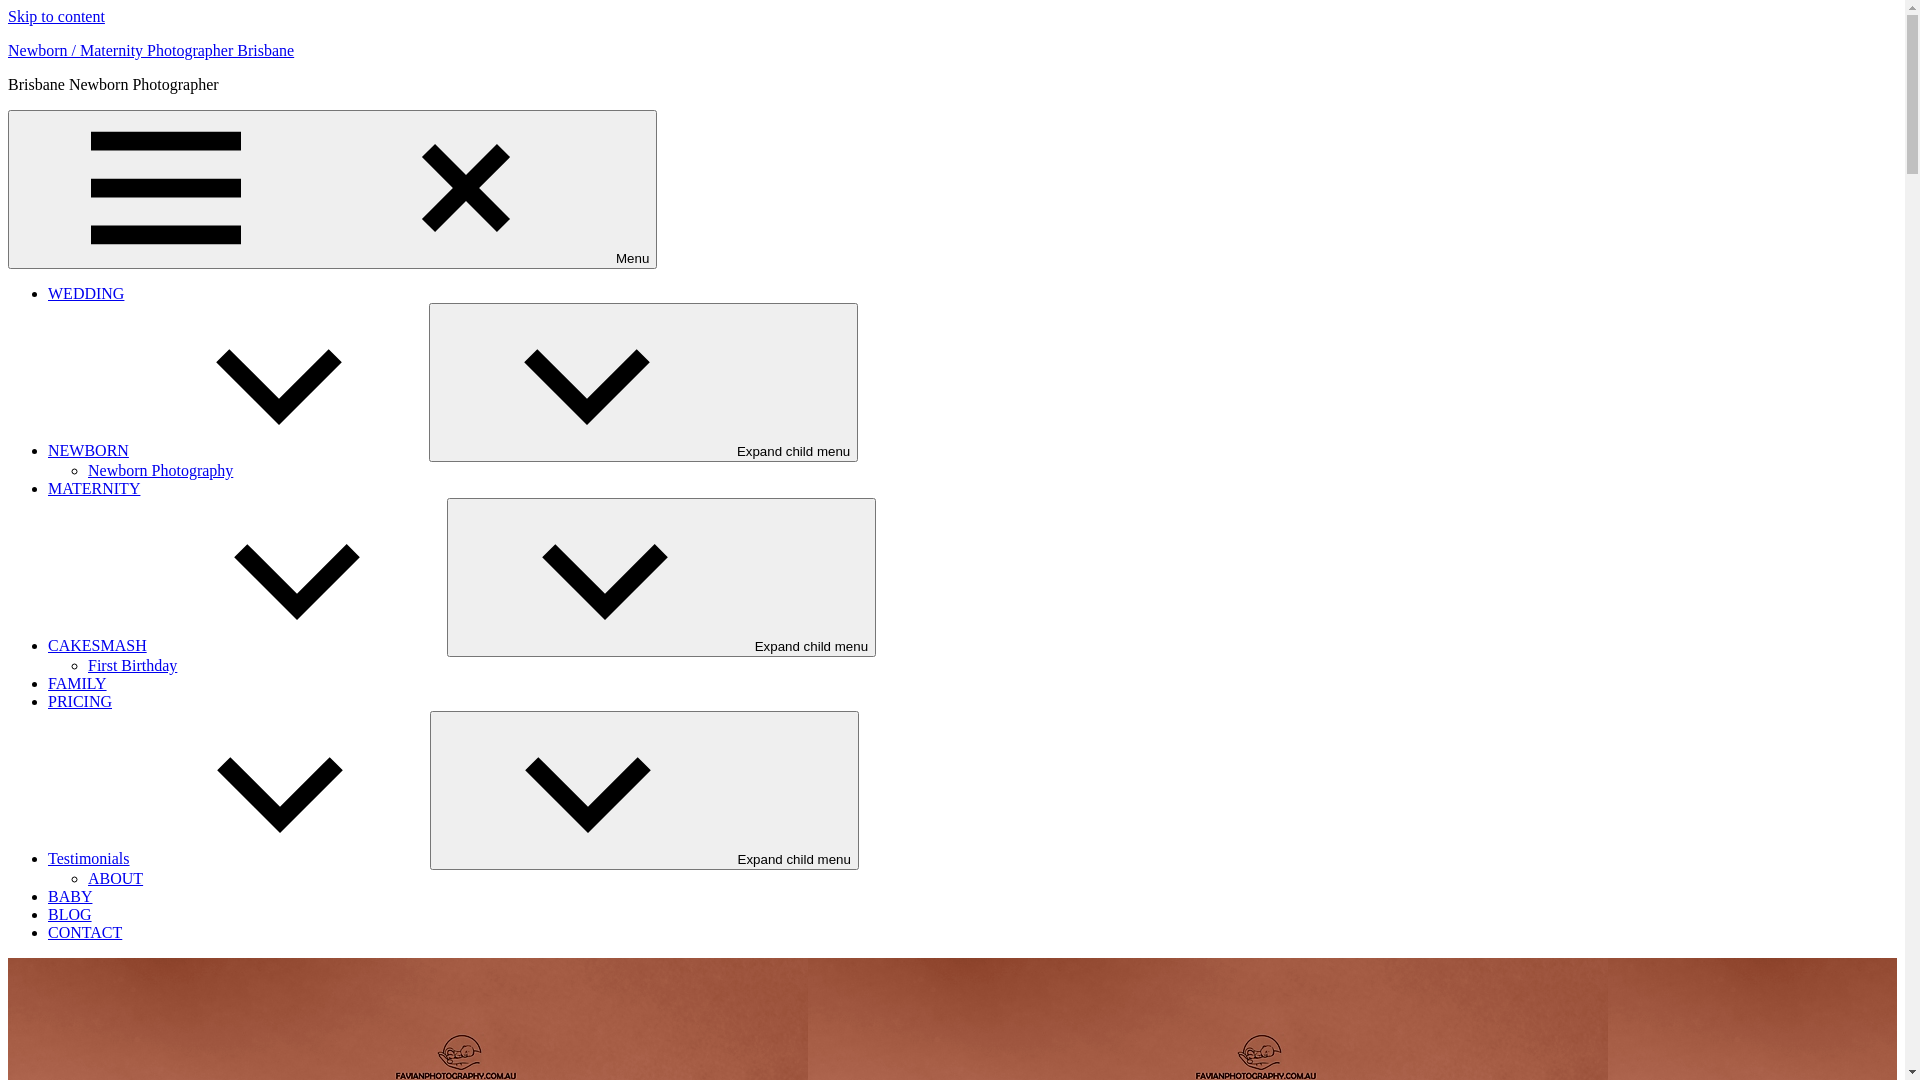  What do you see at coordinates (246, 645) in the screenshot?
I see `'CAKESMASH'` at bounding box center [246, 645].